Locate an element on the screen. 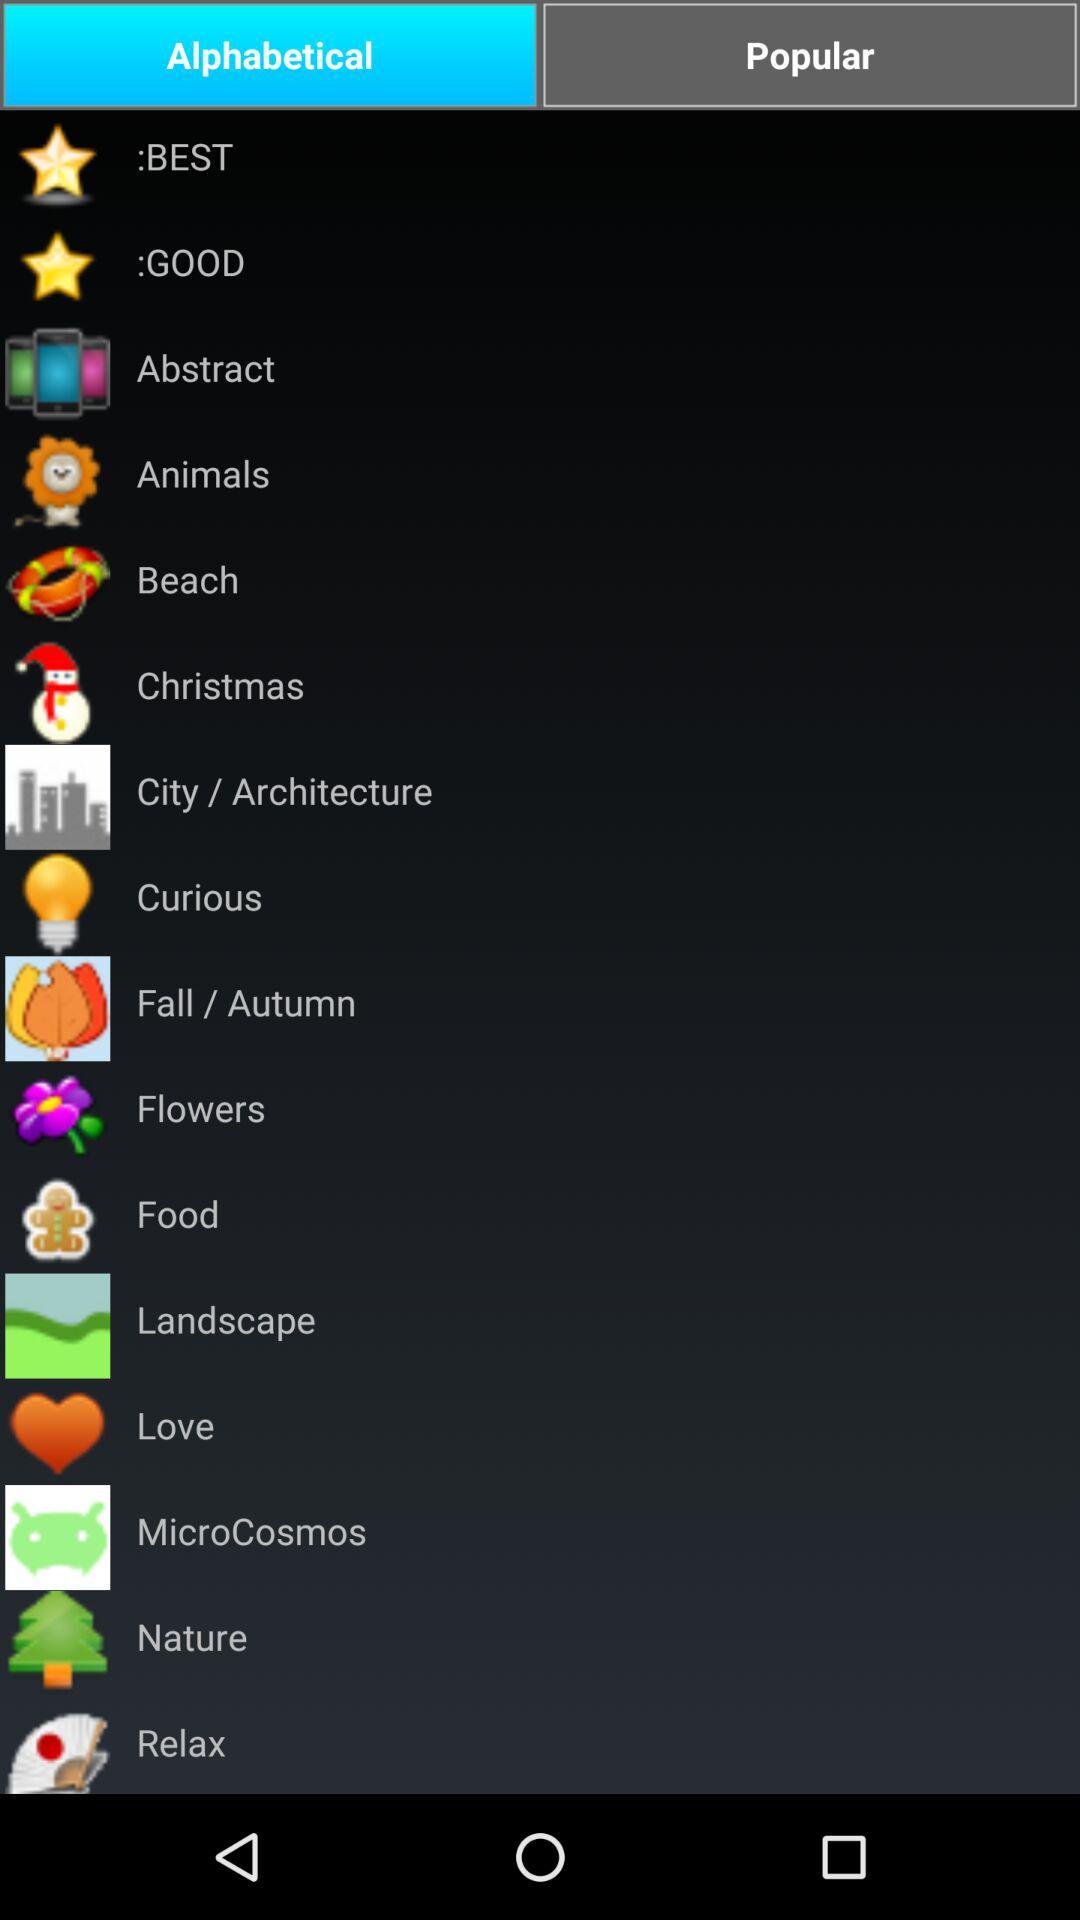 Image resolution: width=1080 pixels, height=1920 pixels. beach icon is located at coordinates (187, 584).